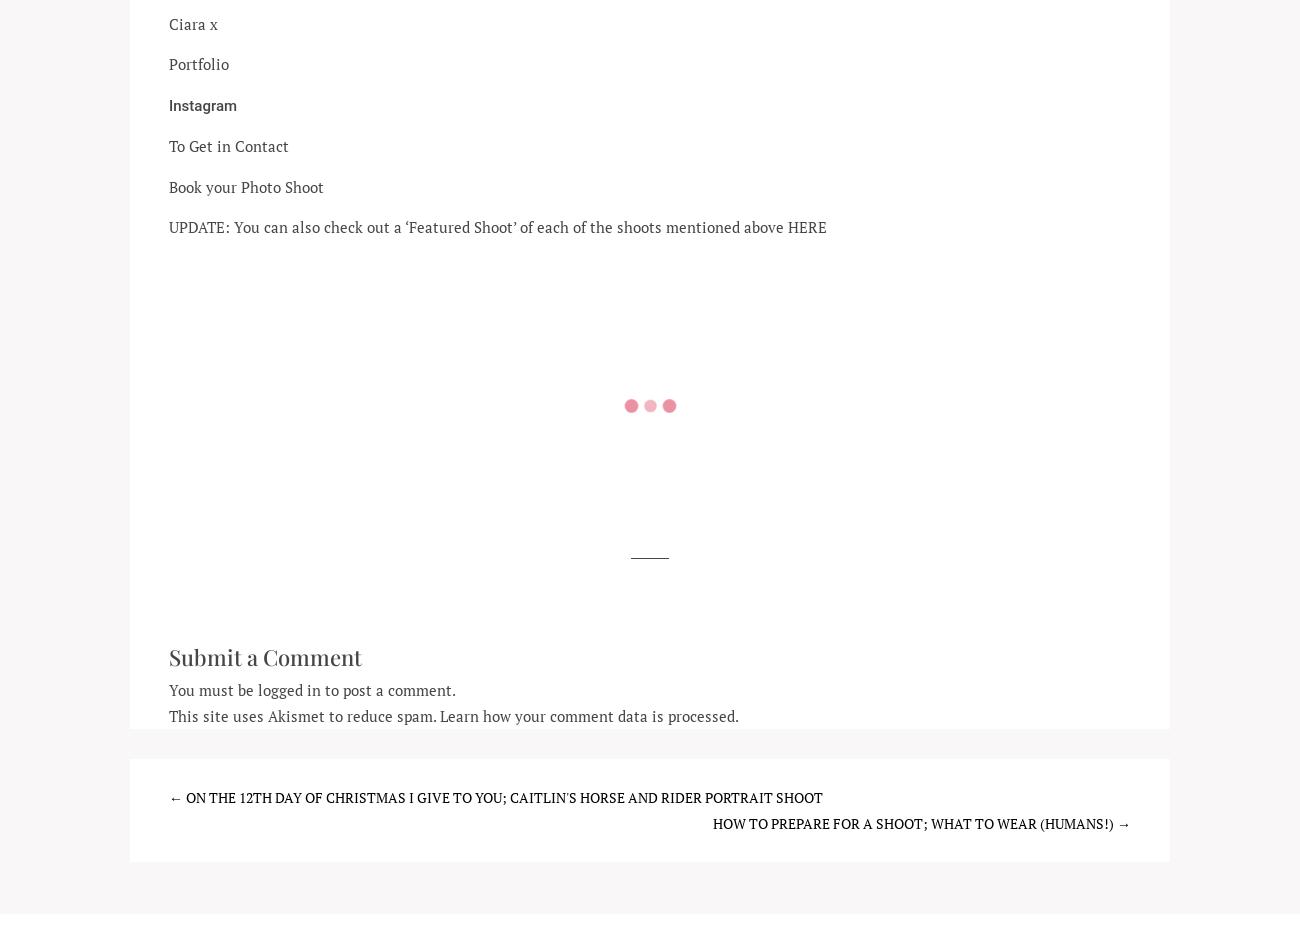 This screenshot has height=936, width=1300. Describe the element at coordinates (504, 796) in the screenshot. I see `'On the 12th Day of Christmas I give to you; Caitlin's Horse and Rider Portrait Shoot'` at that location.